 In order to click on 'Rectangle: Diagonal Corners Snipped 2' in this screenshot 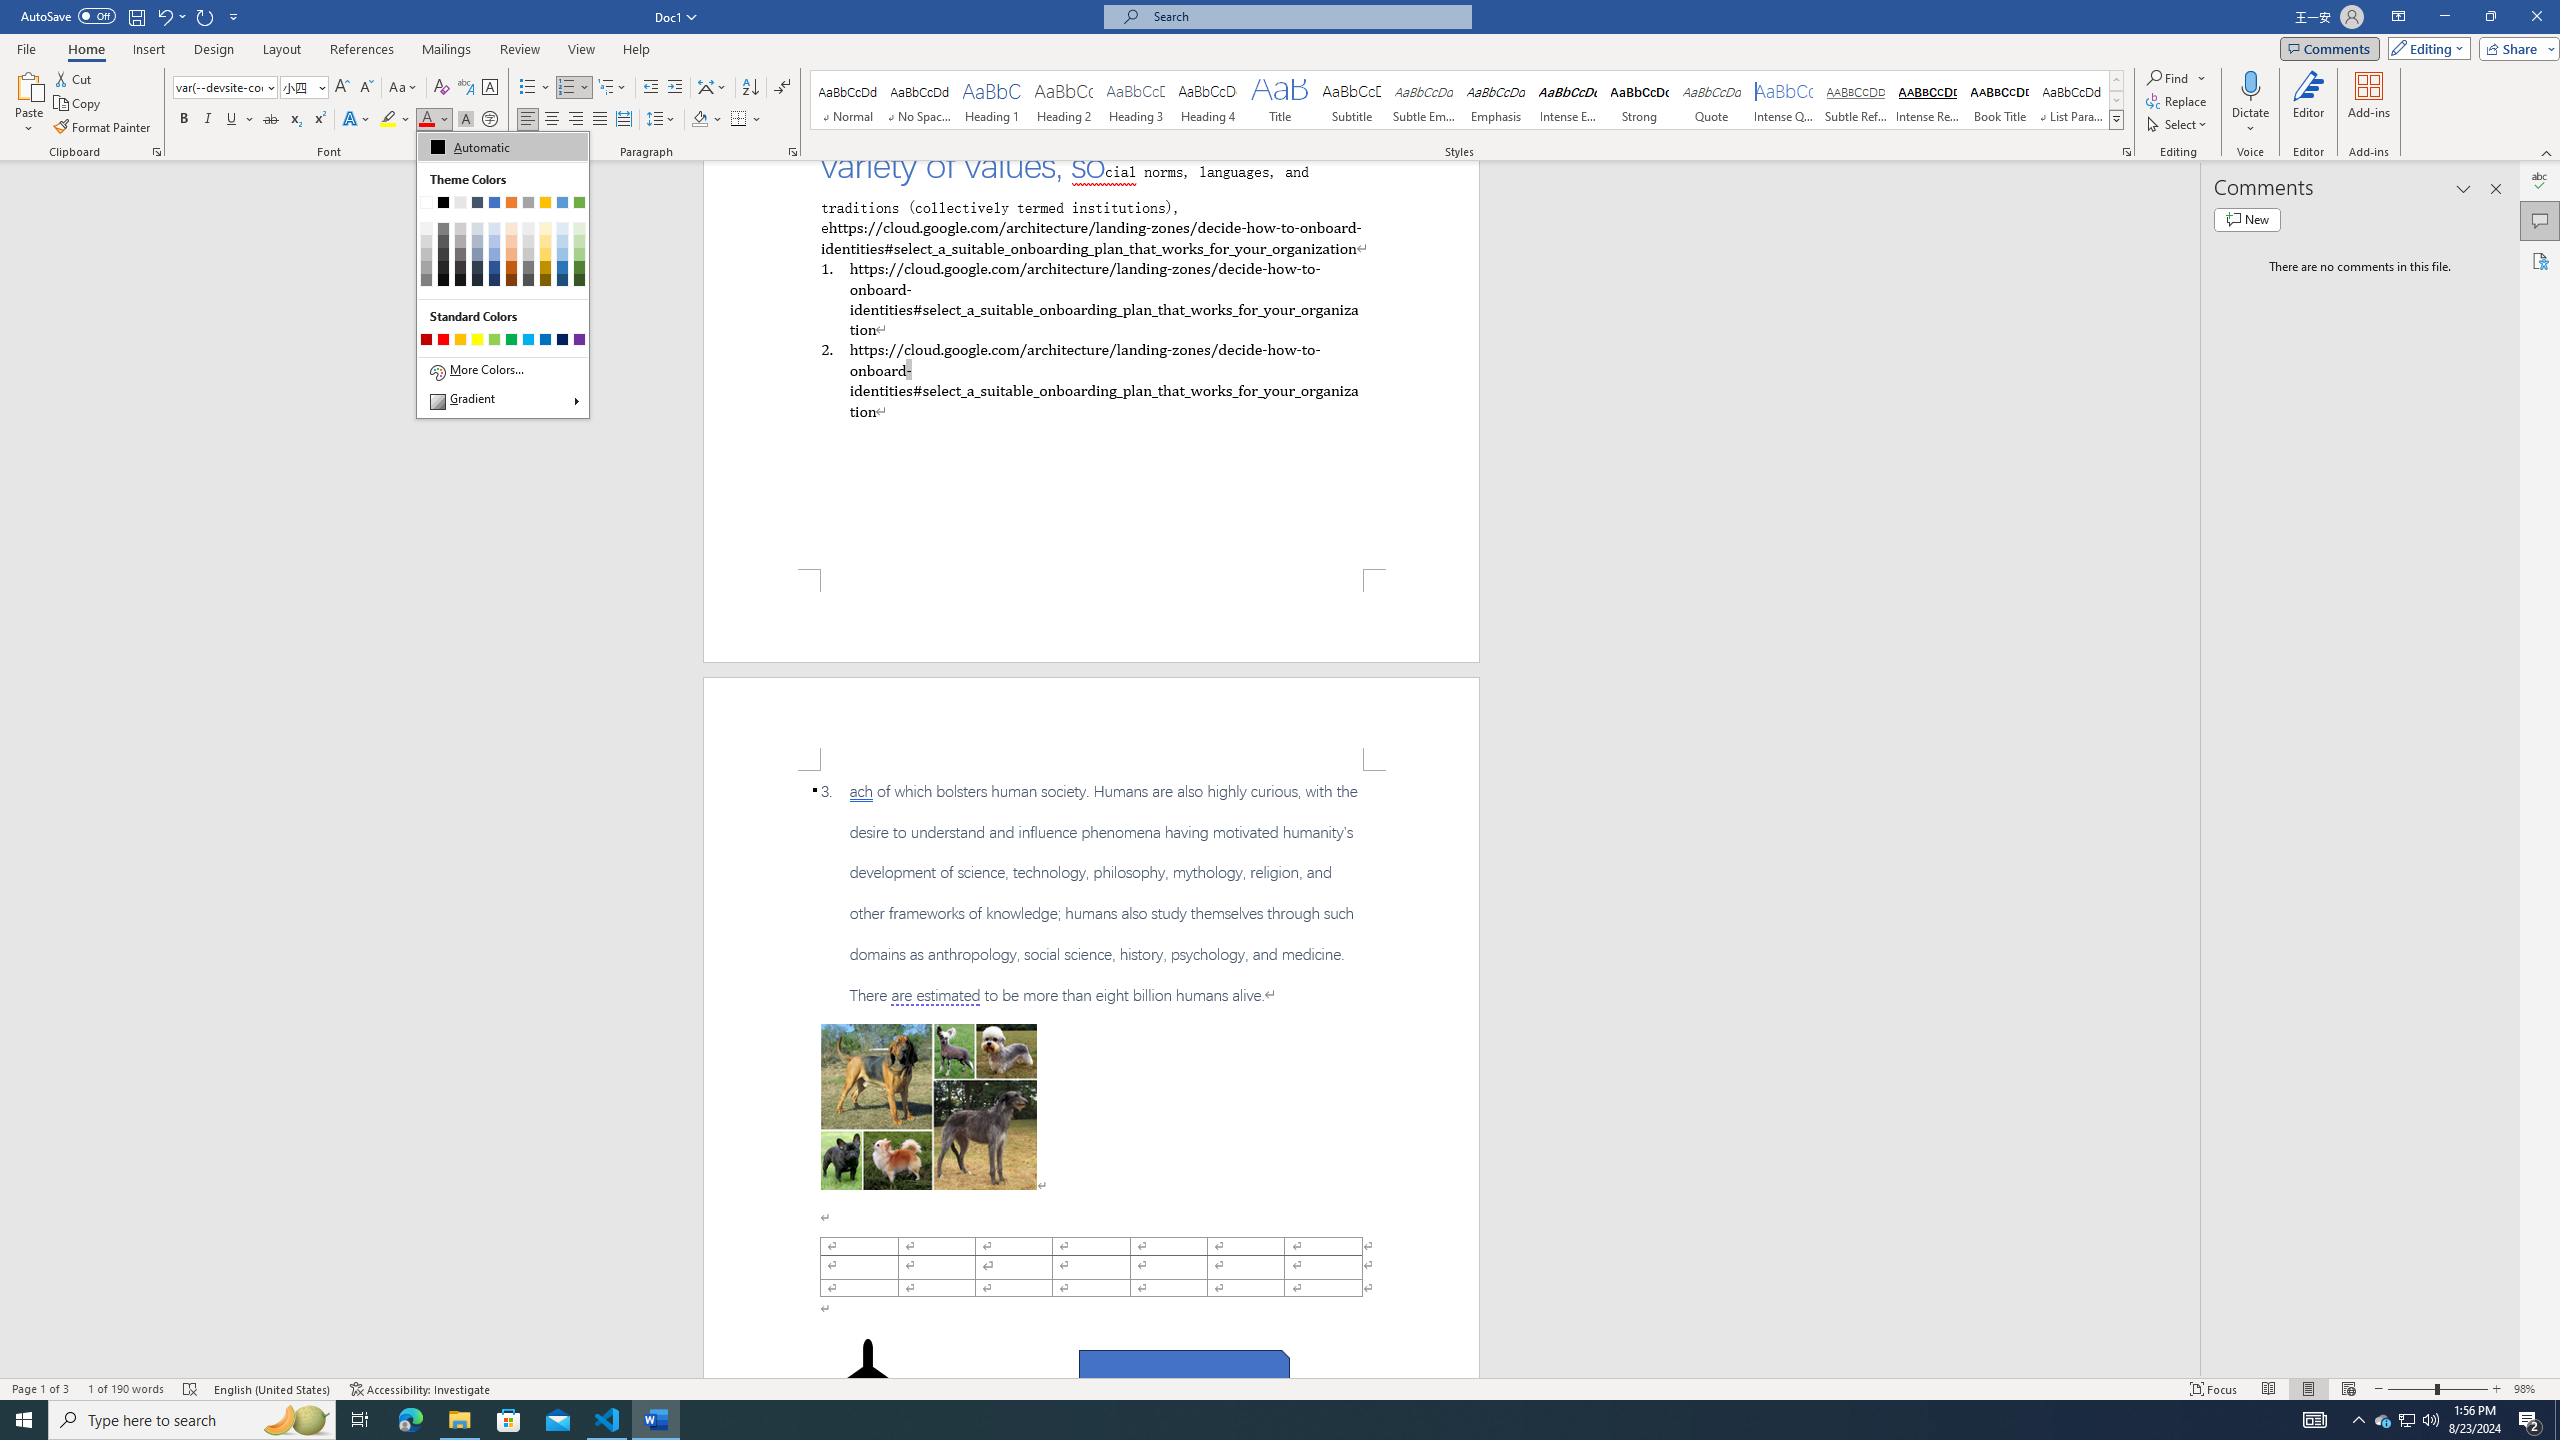, I will do `click(1183, 1372)`.